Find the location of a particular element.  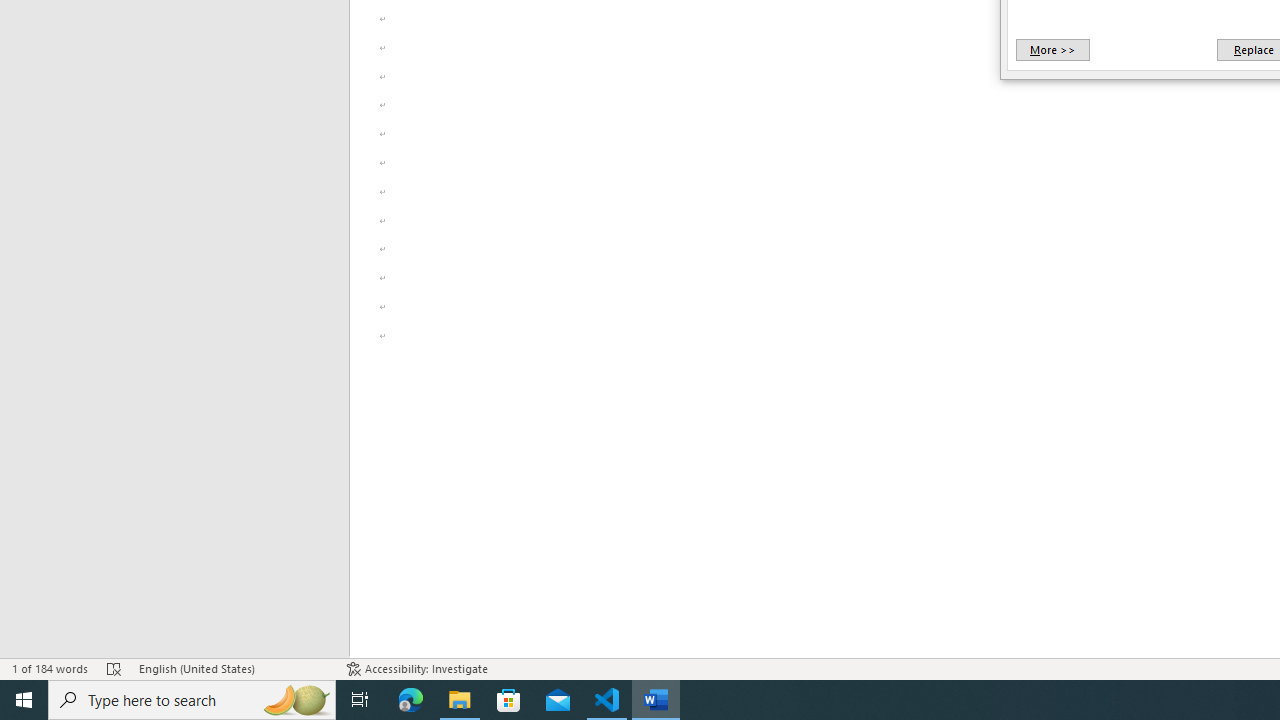

'Language English (United States)' is located at coordinates (232, 669).